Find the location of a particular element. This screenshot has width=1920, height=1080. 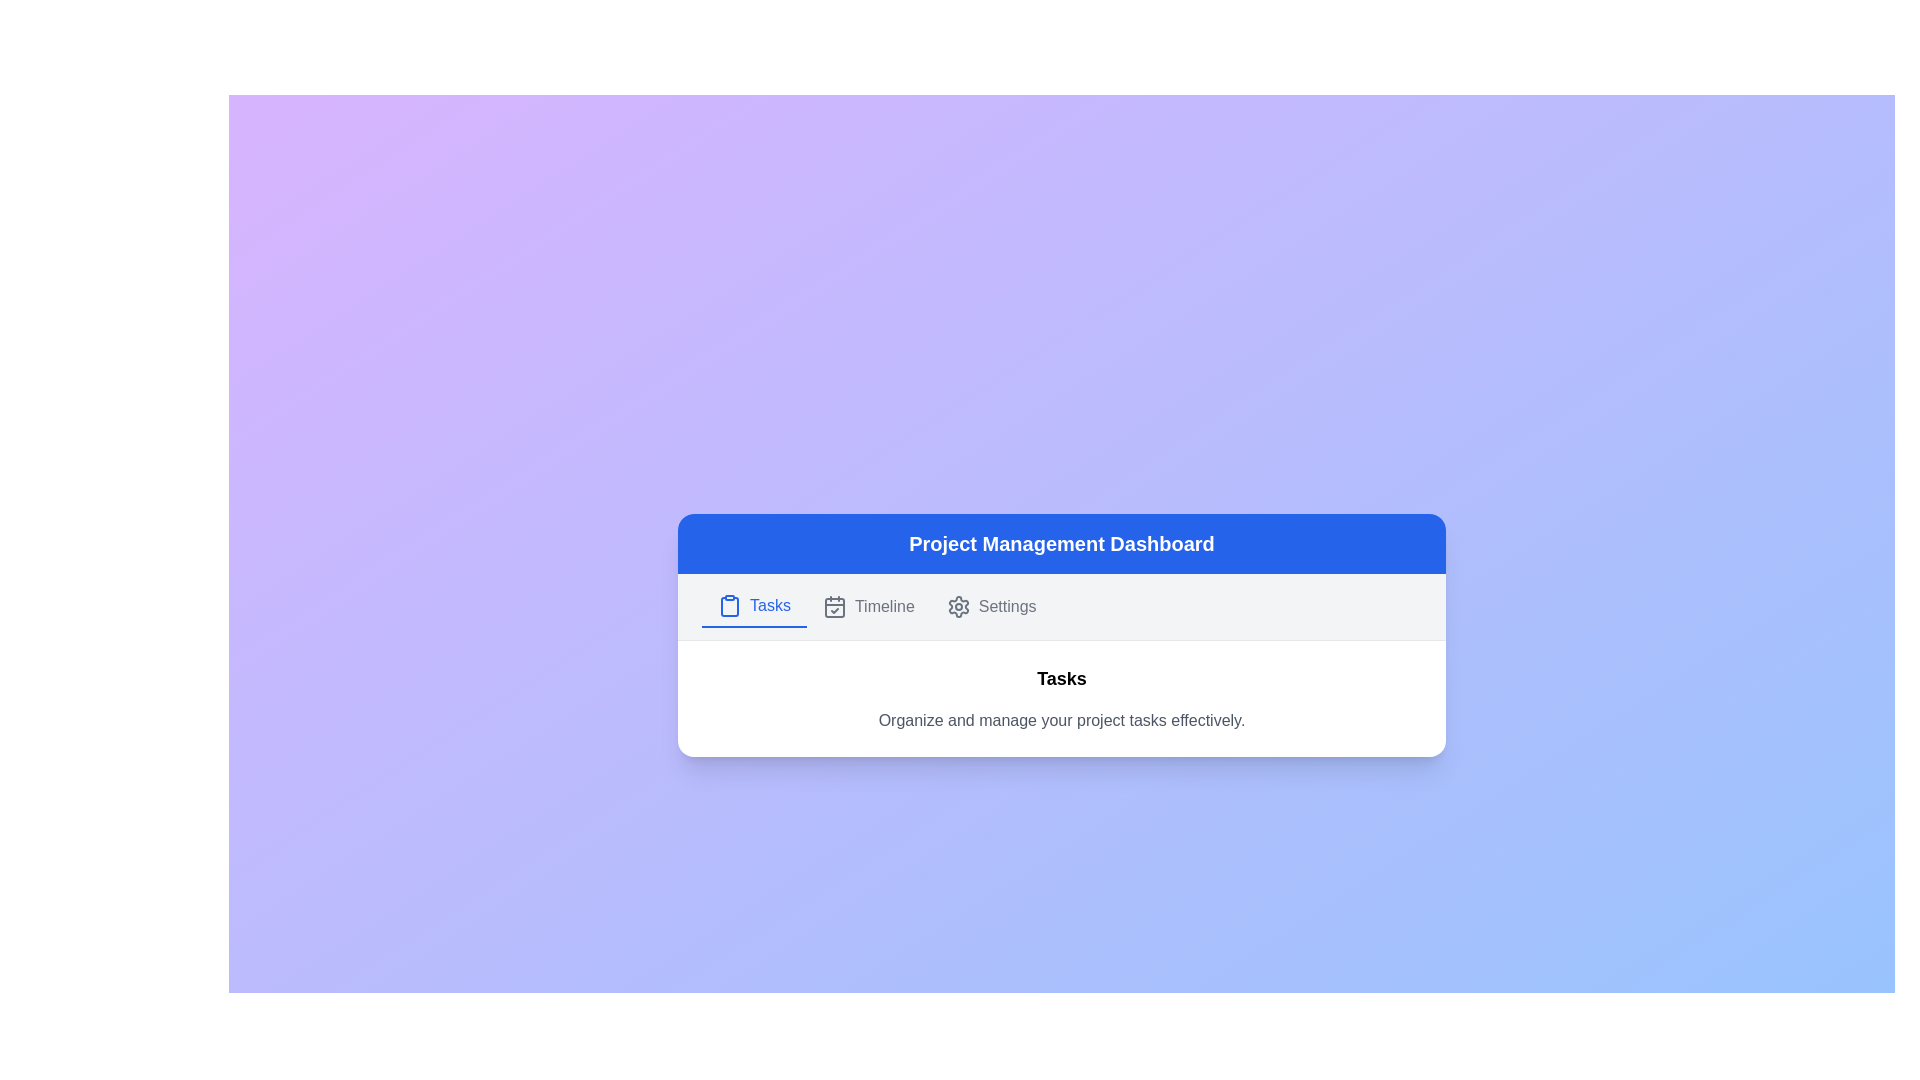

the Settings tab by clicking on its label is located at coordinates (990, 604).